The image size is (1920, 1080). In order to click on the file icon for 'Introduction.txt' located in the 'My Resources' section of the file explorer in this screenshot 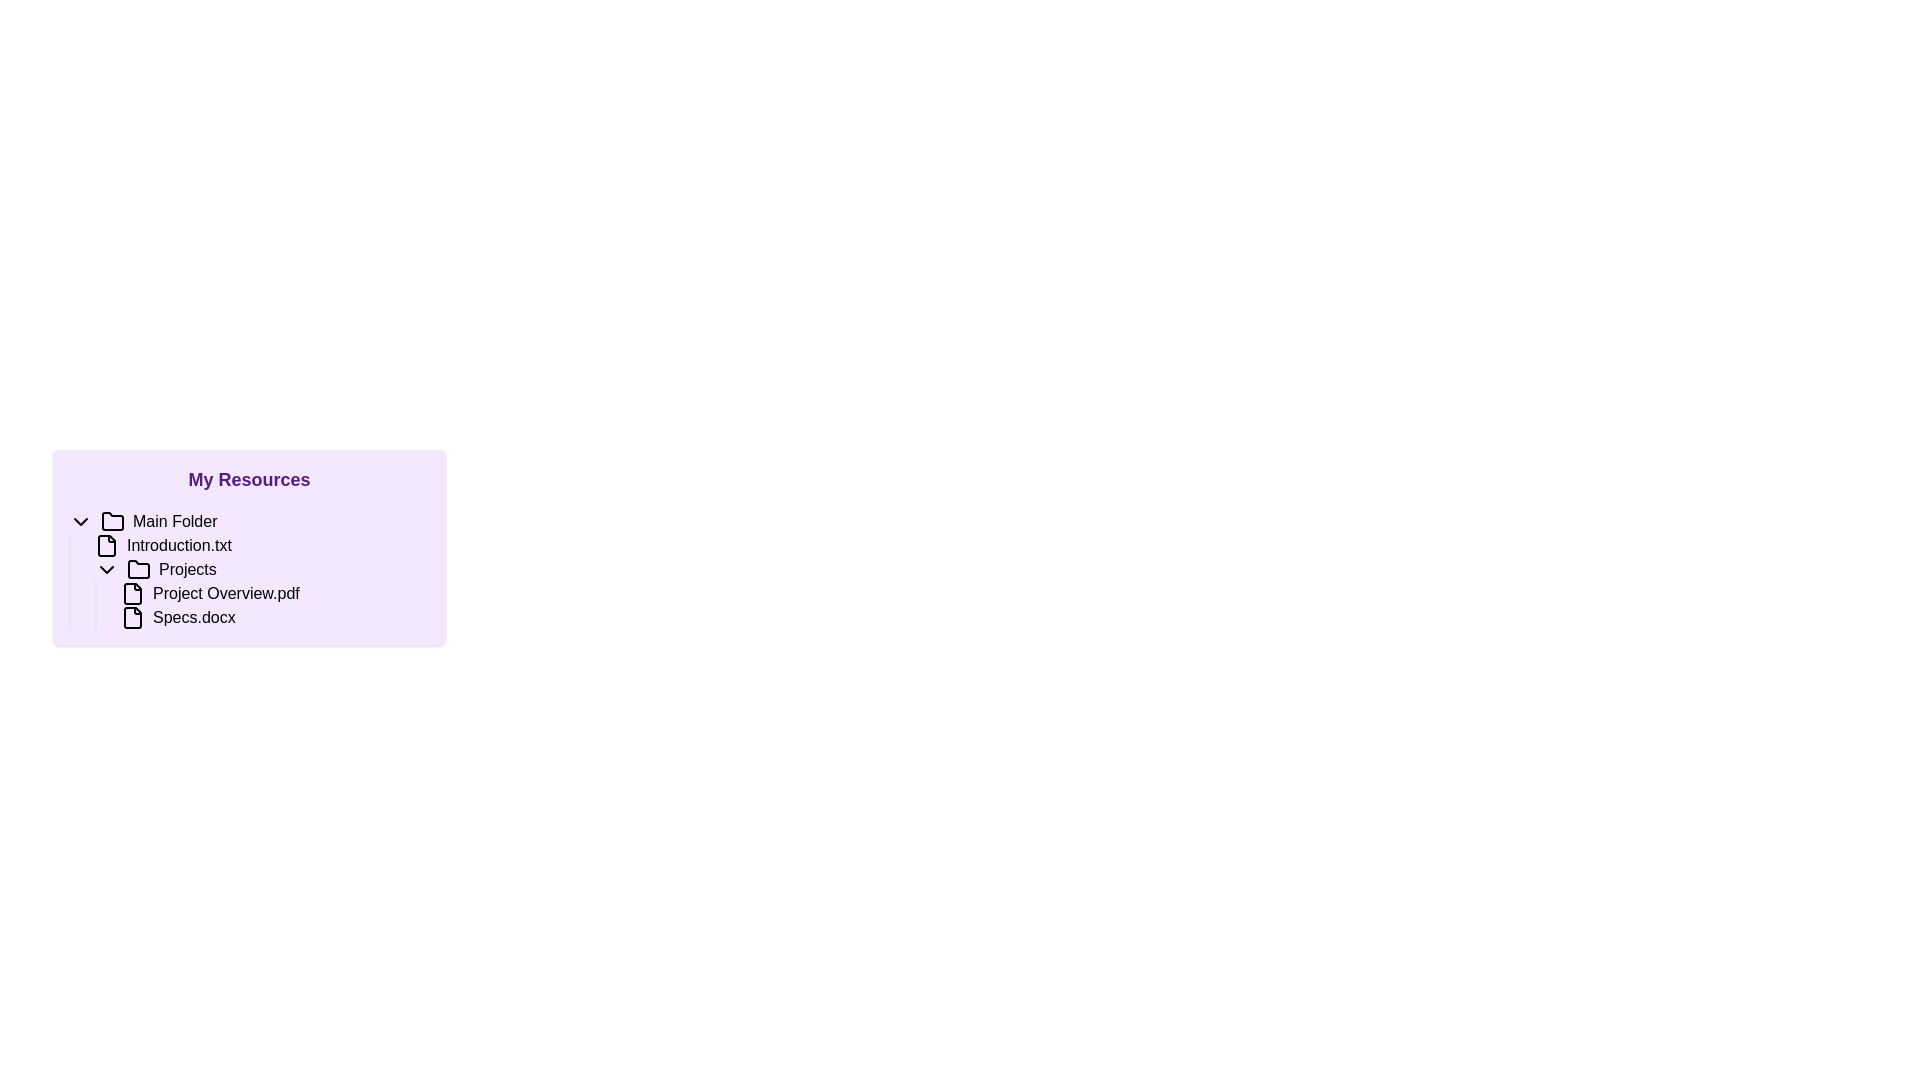, I will do `click(105, 546)`.